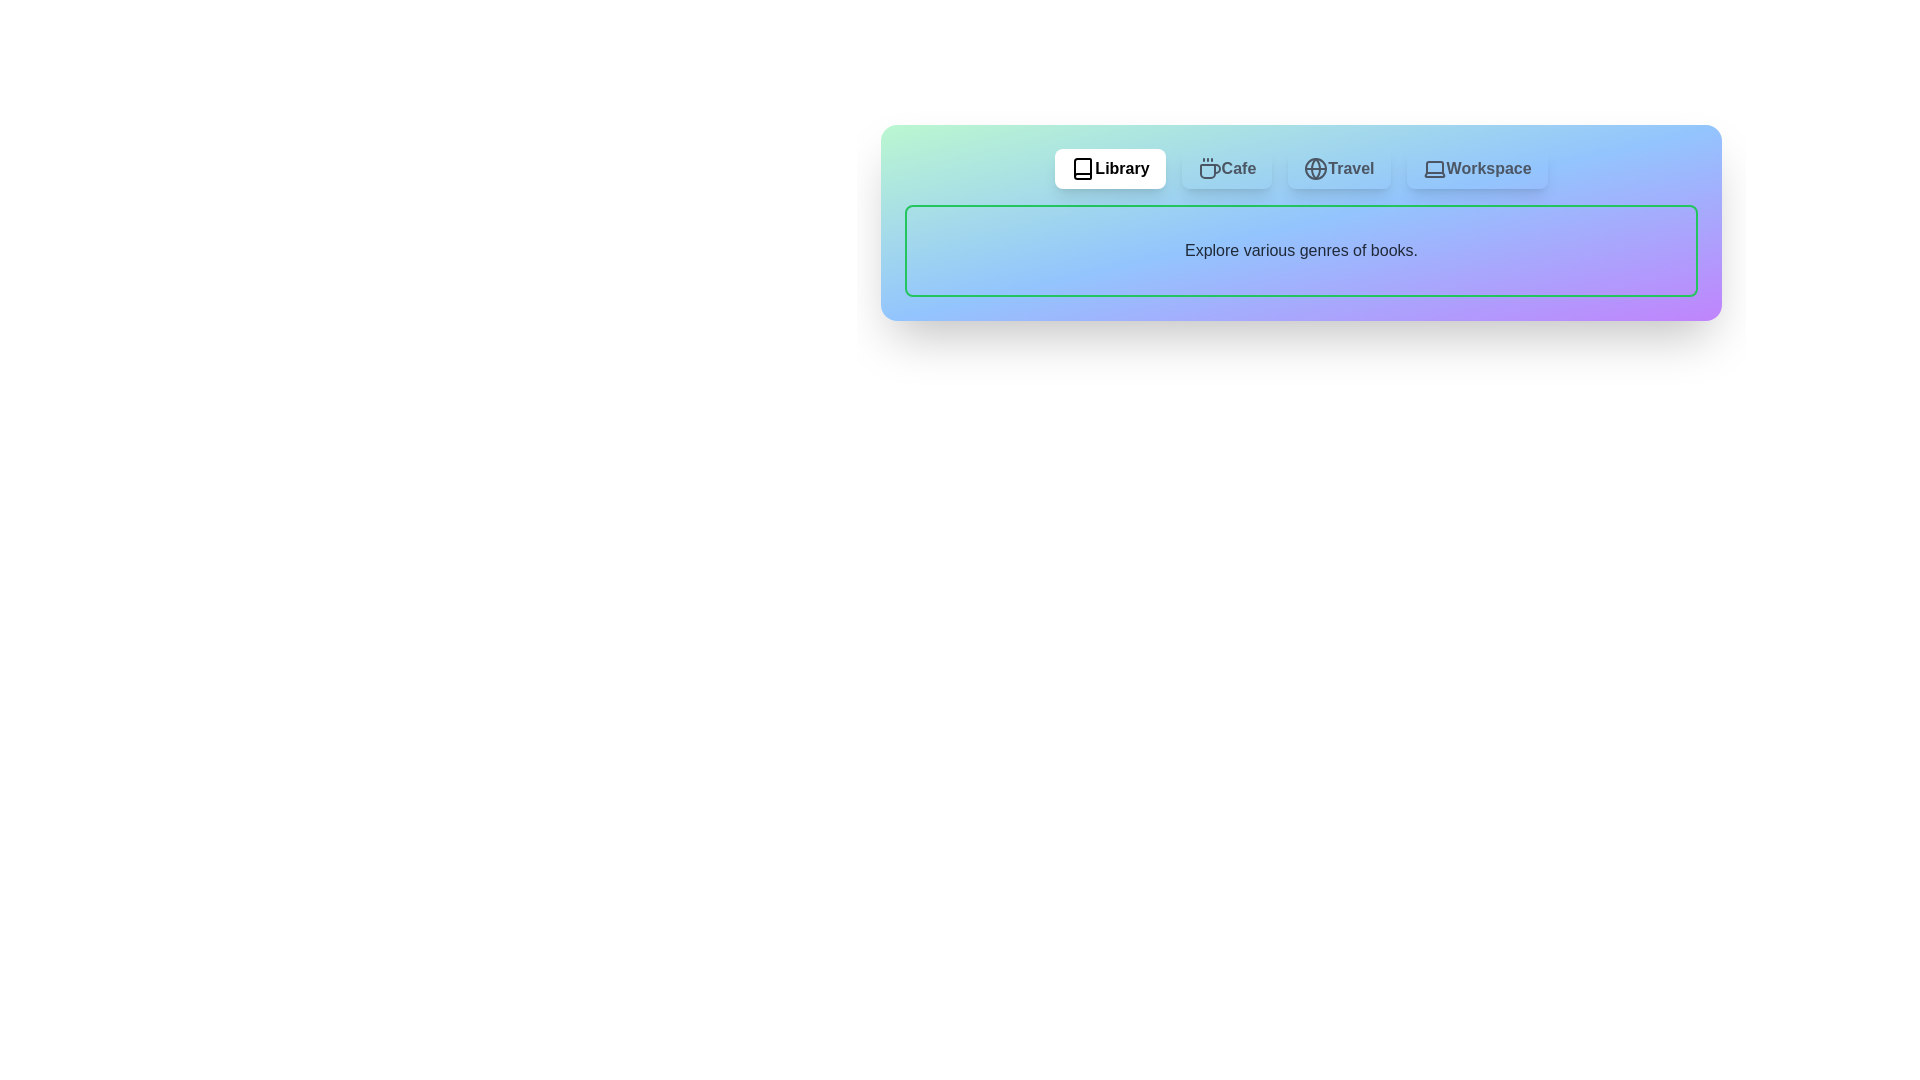 The width and height of the screenshot is (1920, 1080). Describe the element at coordinates (1225, 168) in the screenshot. I see `the Cafe button to observe its hover effect` at that location.